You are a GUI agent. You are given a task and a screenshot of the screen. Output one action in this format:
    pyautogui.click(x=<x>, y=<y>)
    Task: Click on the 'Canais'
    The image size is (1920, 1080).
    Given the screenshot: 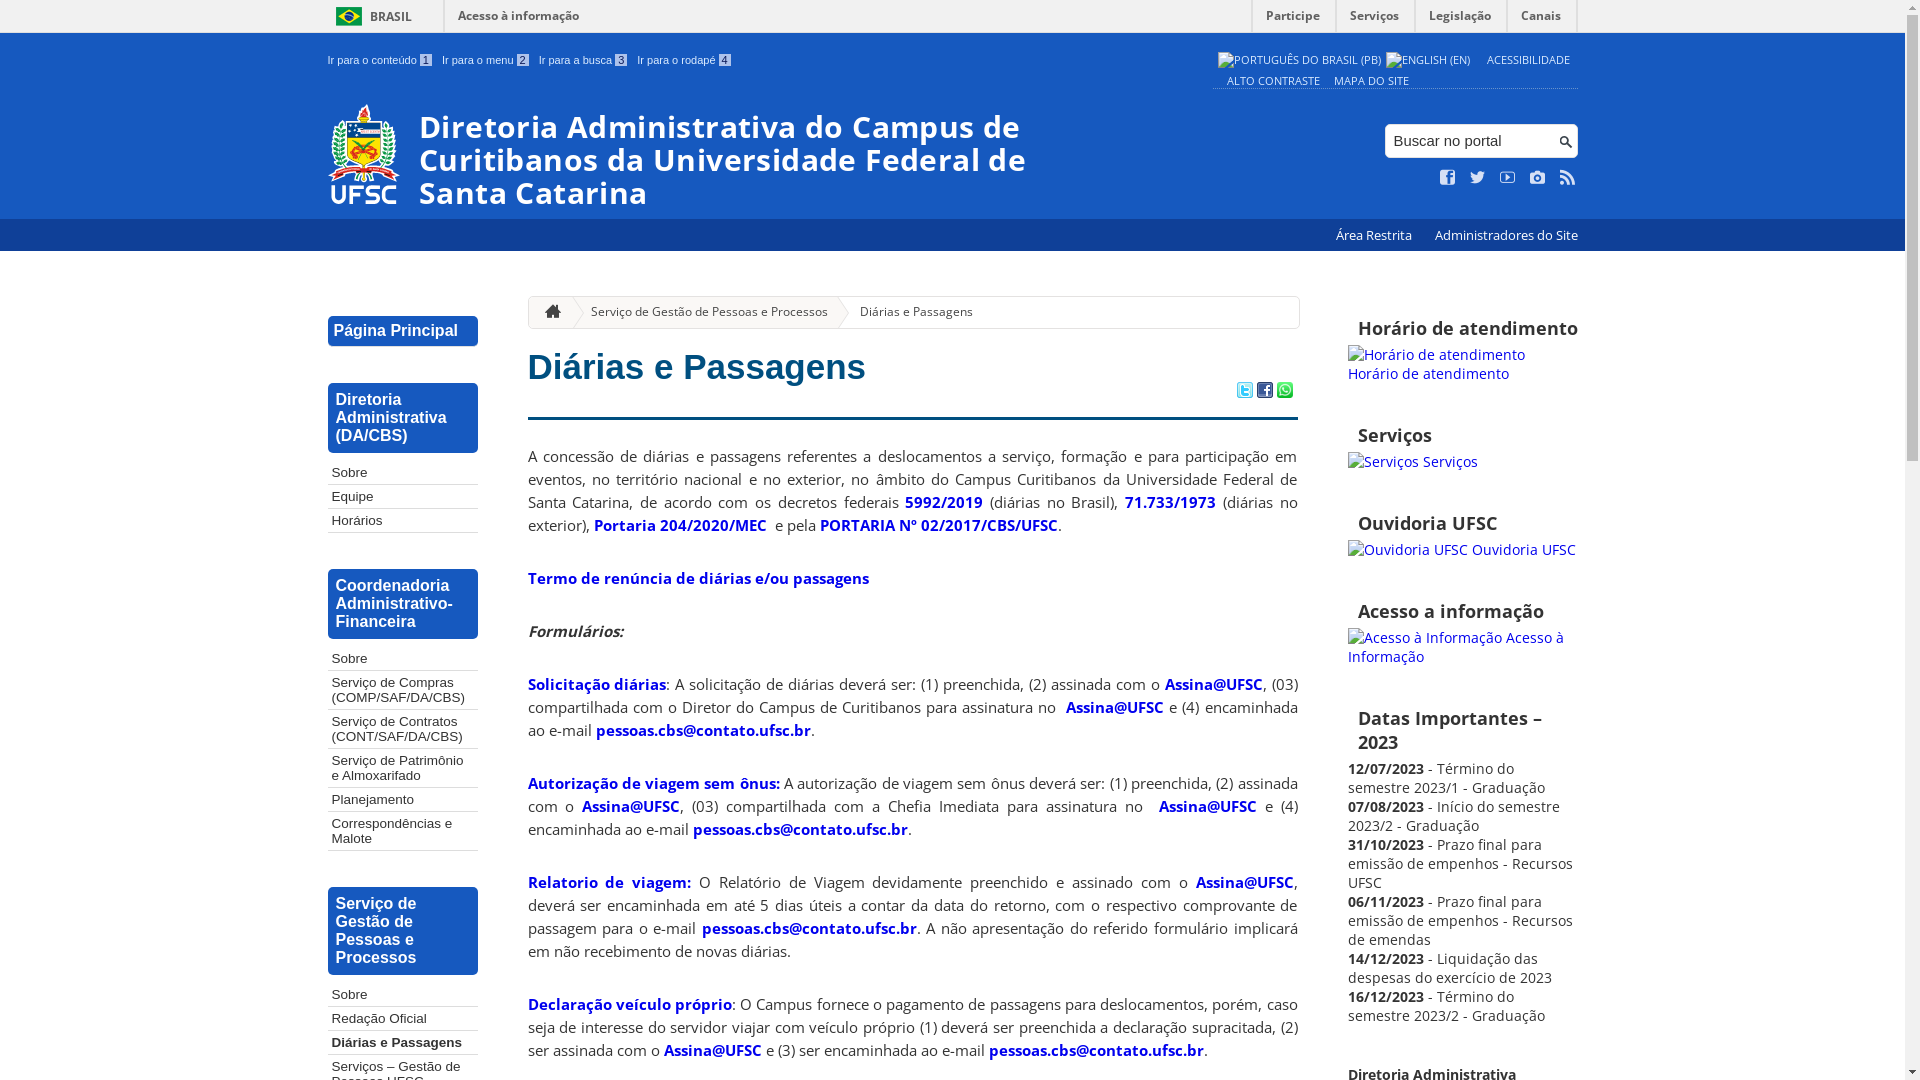 What is the action you would take?
    pyautogui.click(x=1540, y=20)
    